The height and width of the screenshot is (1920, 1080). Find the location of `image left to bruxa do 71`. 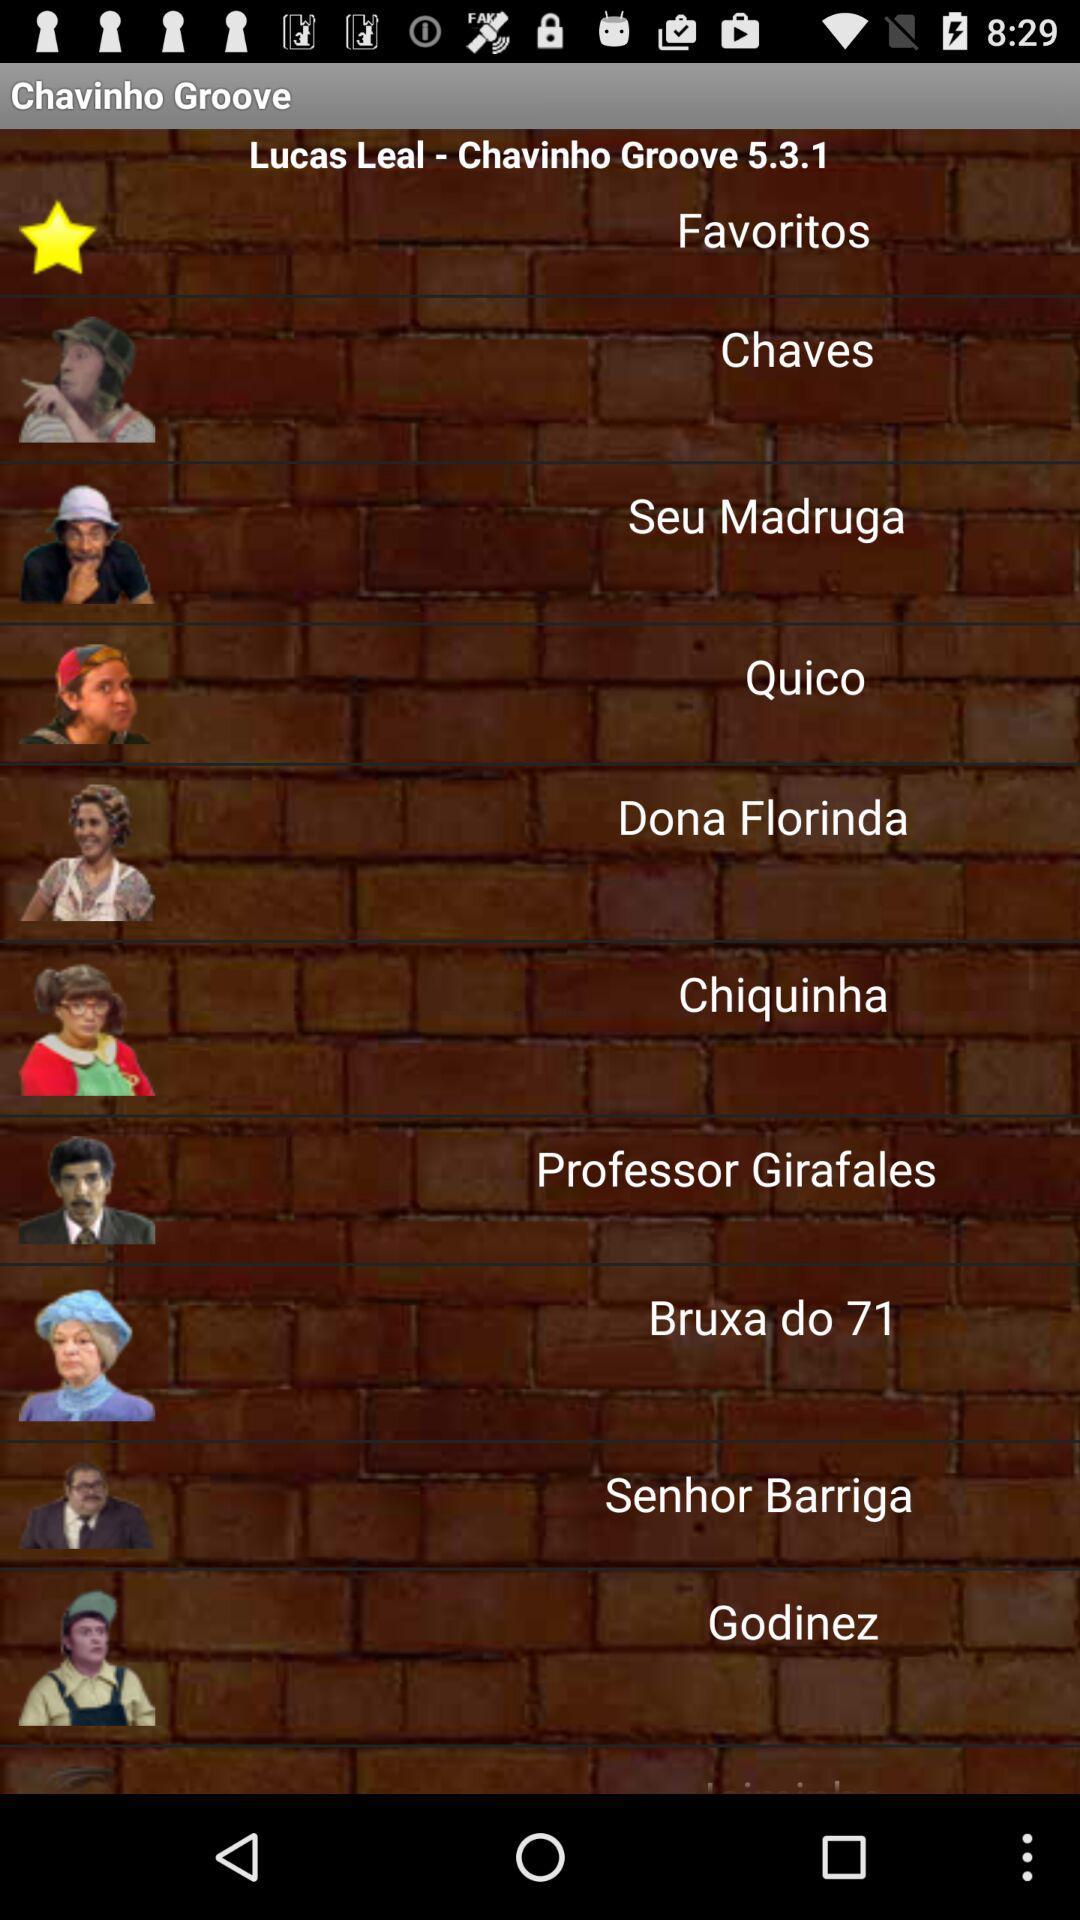

image left to bruxa do 71 is located at coordinates (86, 1353).